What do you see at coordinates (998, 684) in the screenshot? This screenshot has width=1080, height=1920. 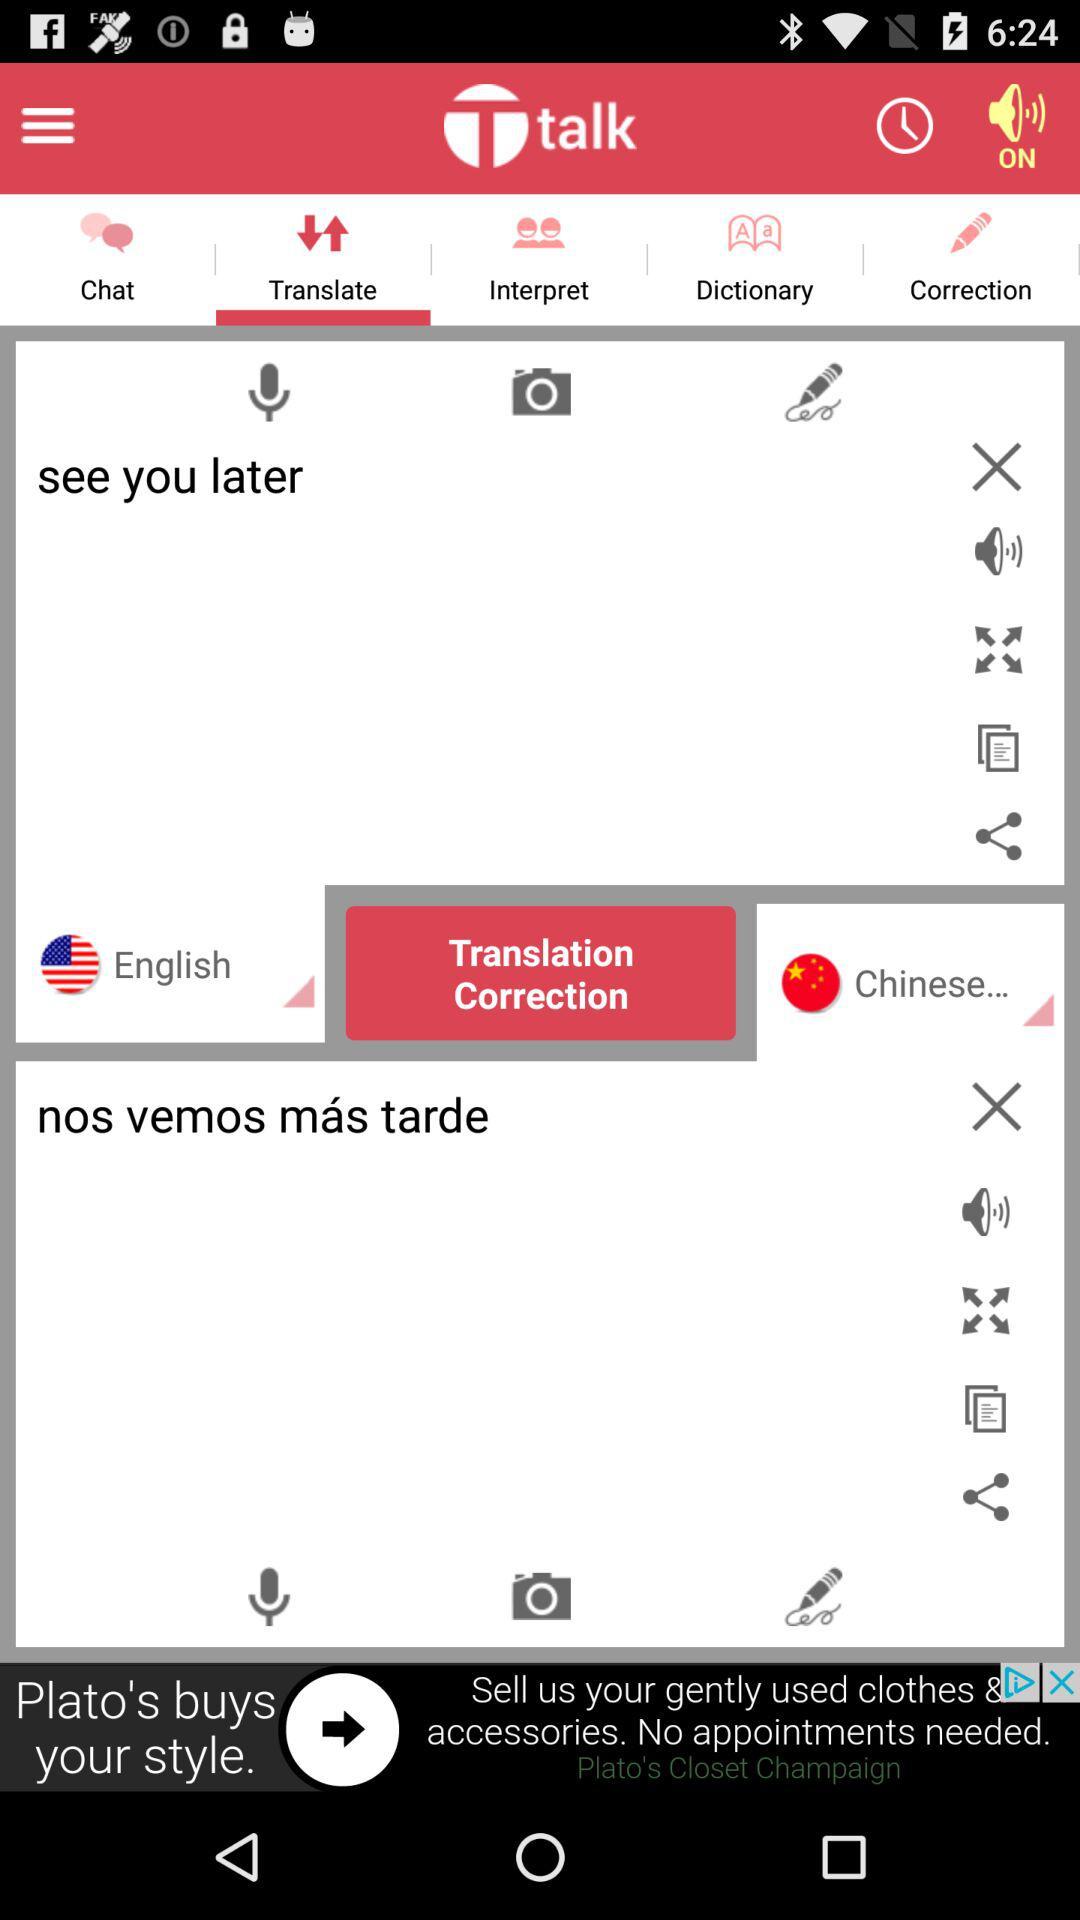 I see `the fullscreen icon` at bounding box center [998, 684].